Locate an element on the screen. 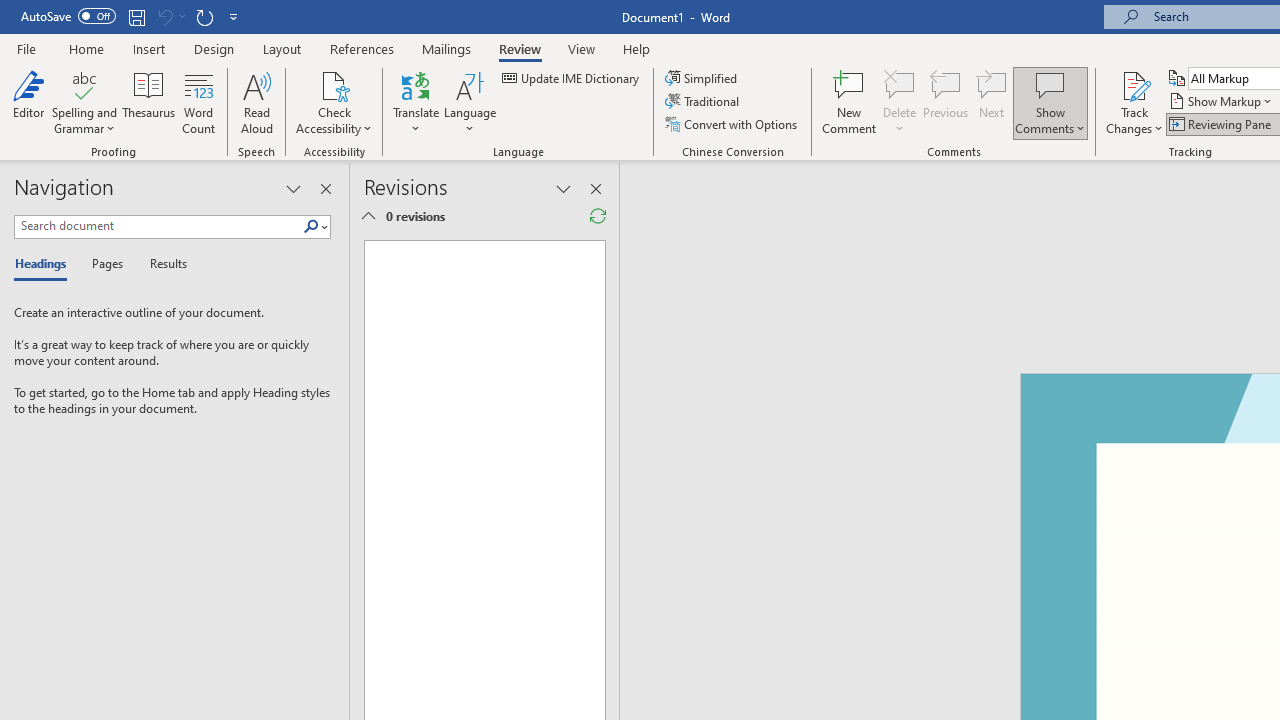 Image resolution: width=1280 pixels, height=720 pixels. 'Pages' is located at coordinates (104, 264).